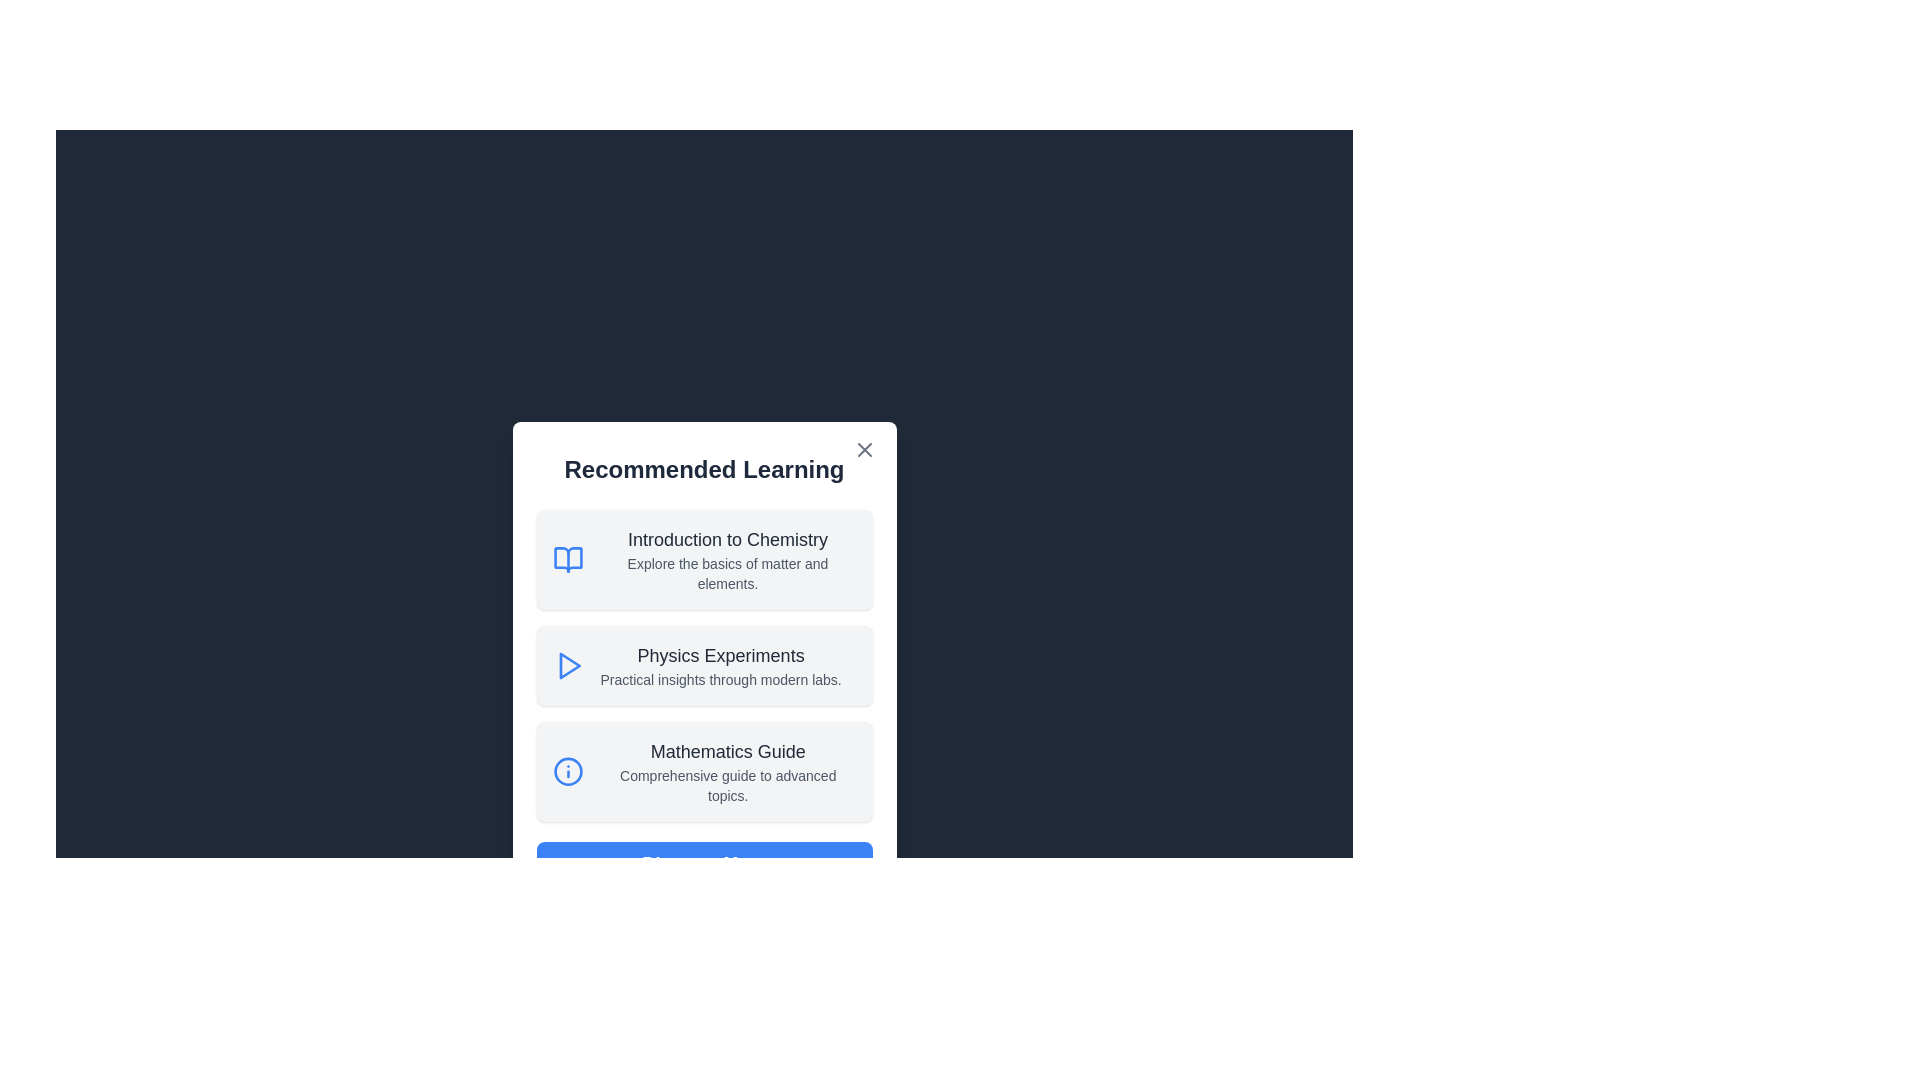 This screenshot has height=1080, width=1920. What do you see at coordinates (704, 666) in the screenshot?
I see `the second card in the 'Recommended Learning' modal dialog, which provides a link to Physics experiments` at bounding box center [704, 666].